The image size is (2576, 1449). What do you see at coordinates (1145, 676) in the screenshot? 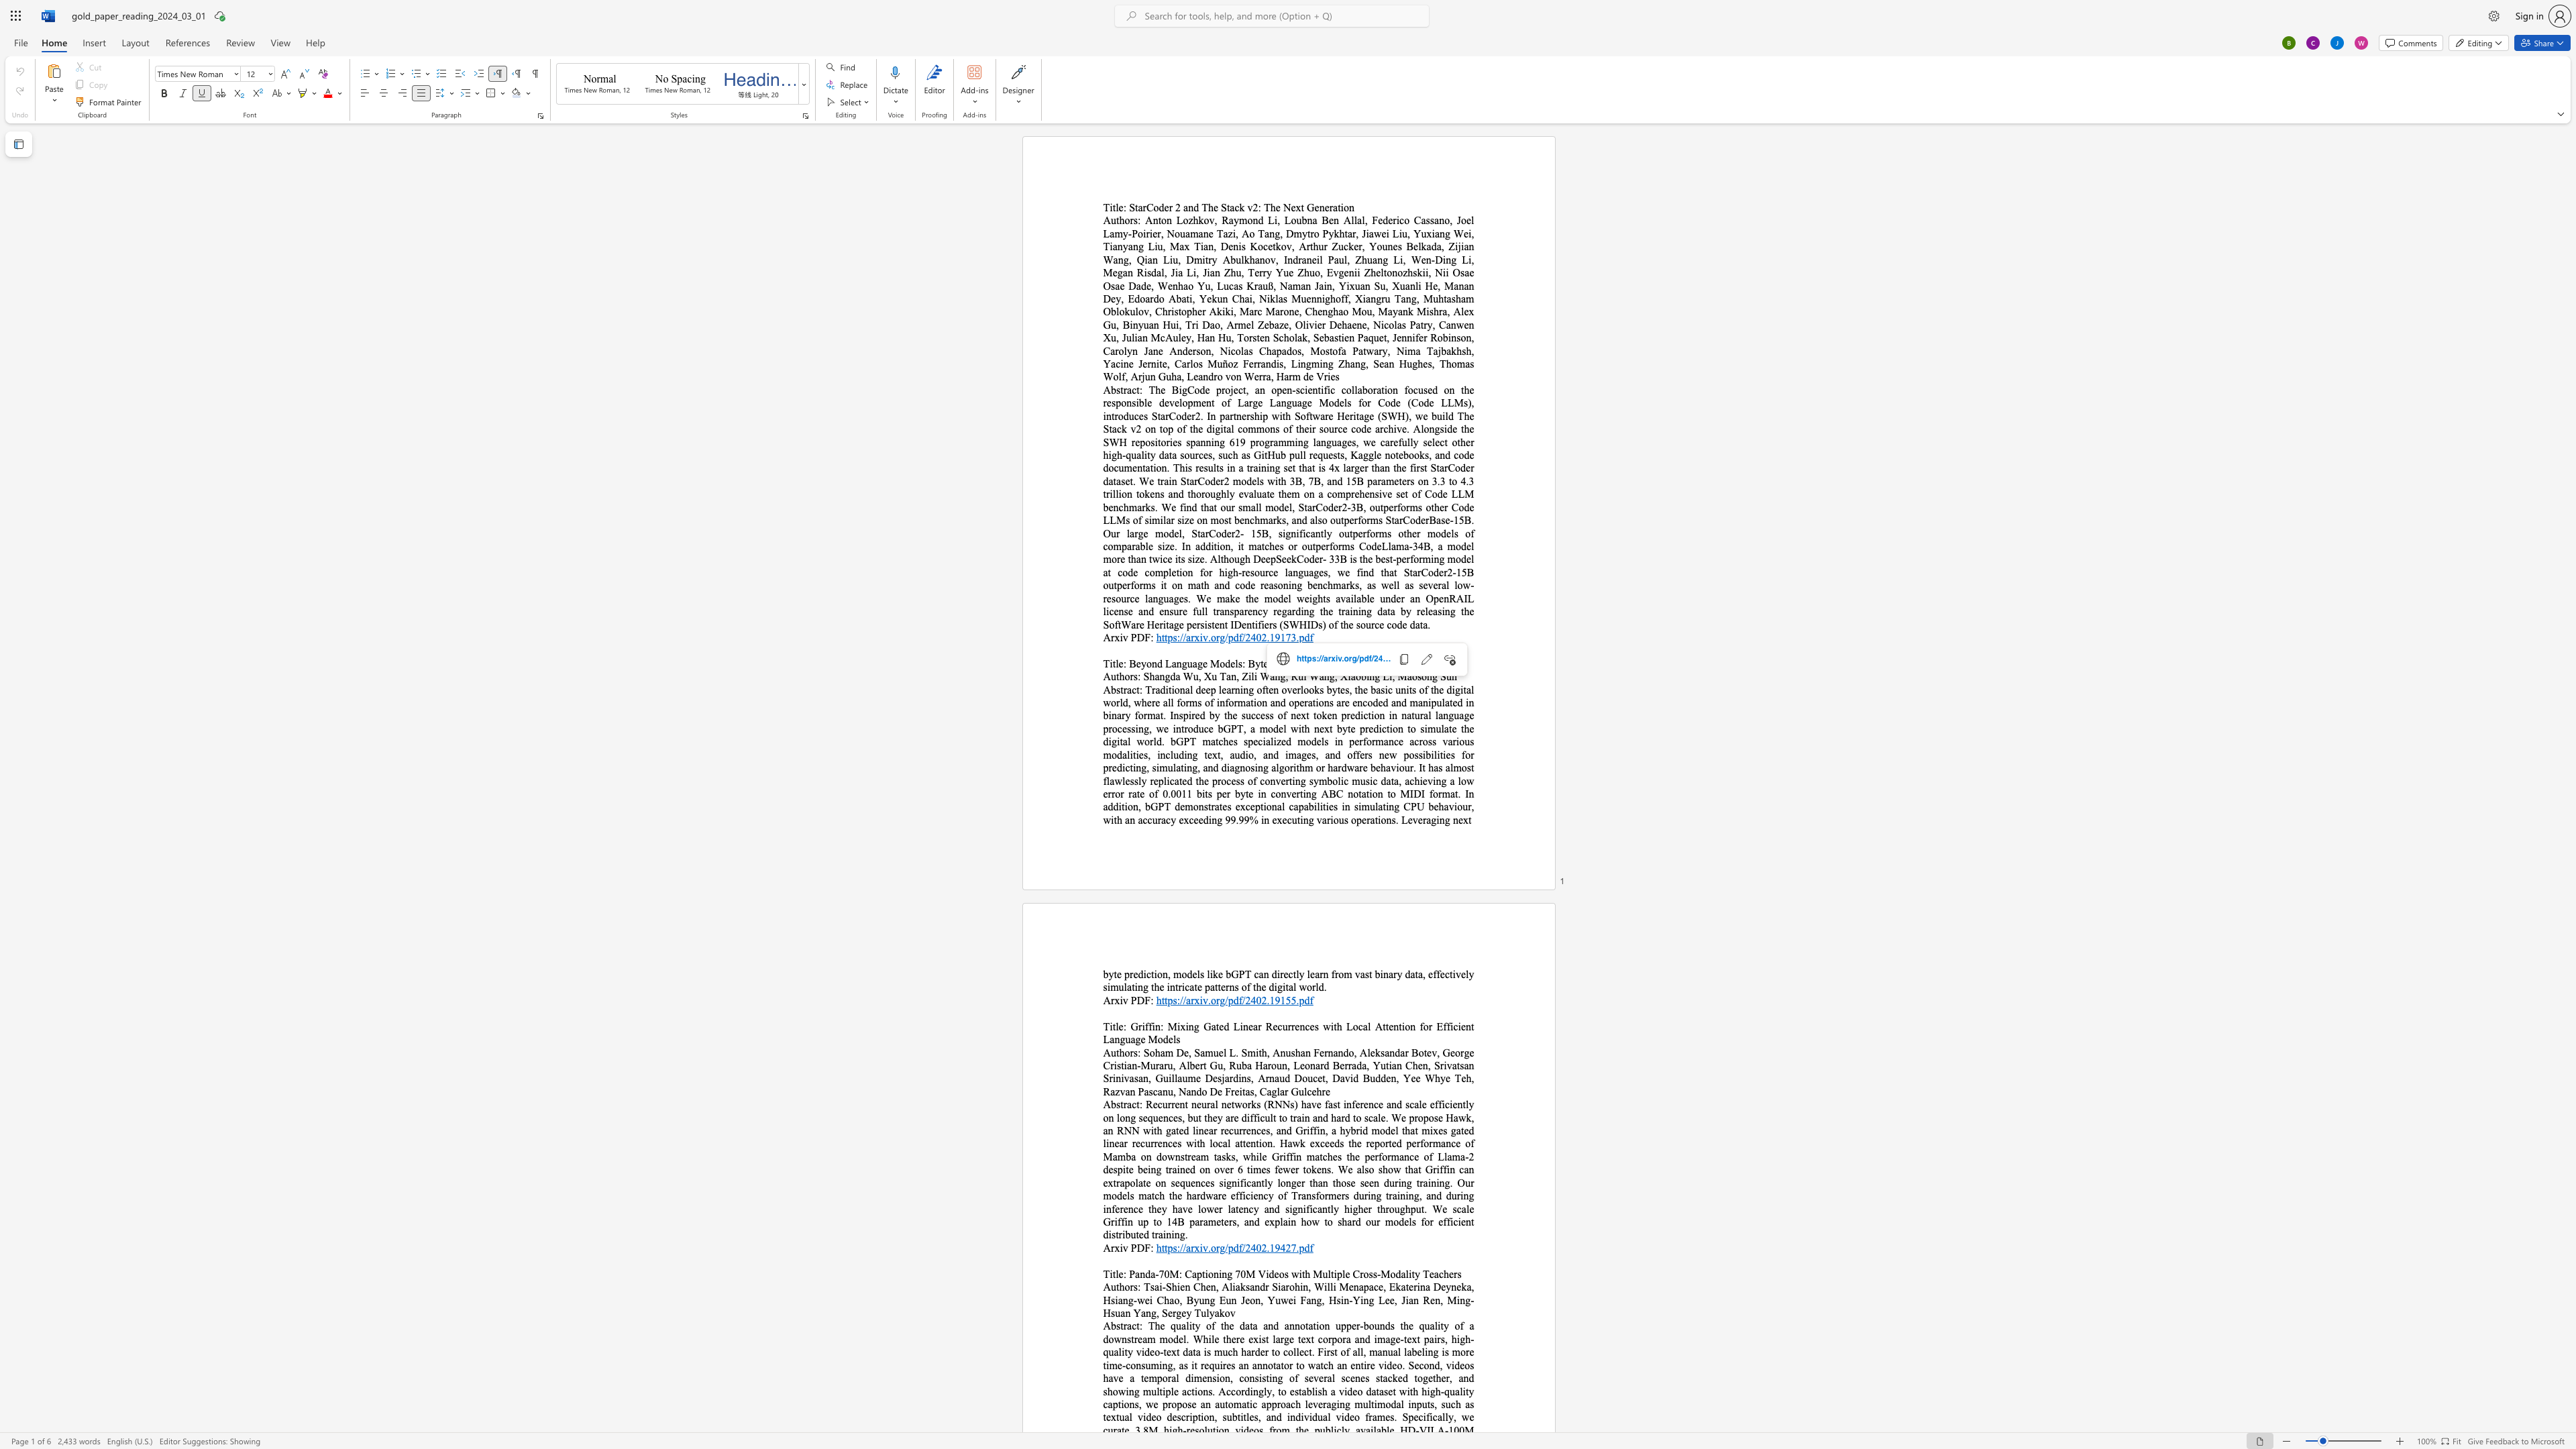
I see `the 1th character "S" in the text` at bounding box center [1145, 676].